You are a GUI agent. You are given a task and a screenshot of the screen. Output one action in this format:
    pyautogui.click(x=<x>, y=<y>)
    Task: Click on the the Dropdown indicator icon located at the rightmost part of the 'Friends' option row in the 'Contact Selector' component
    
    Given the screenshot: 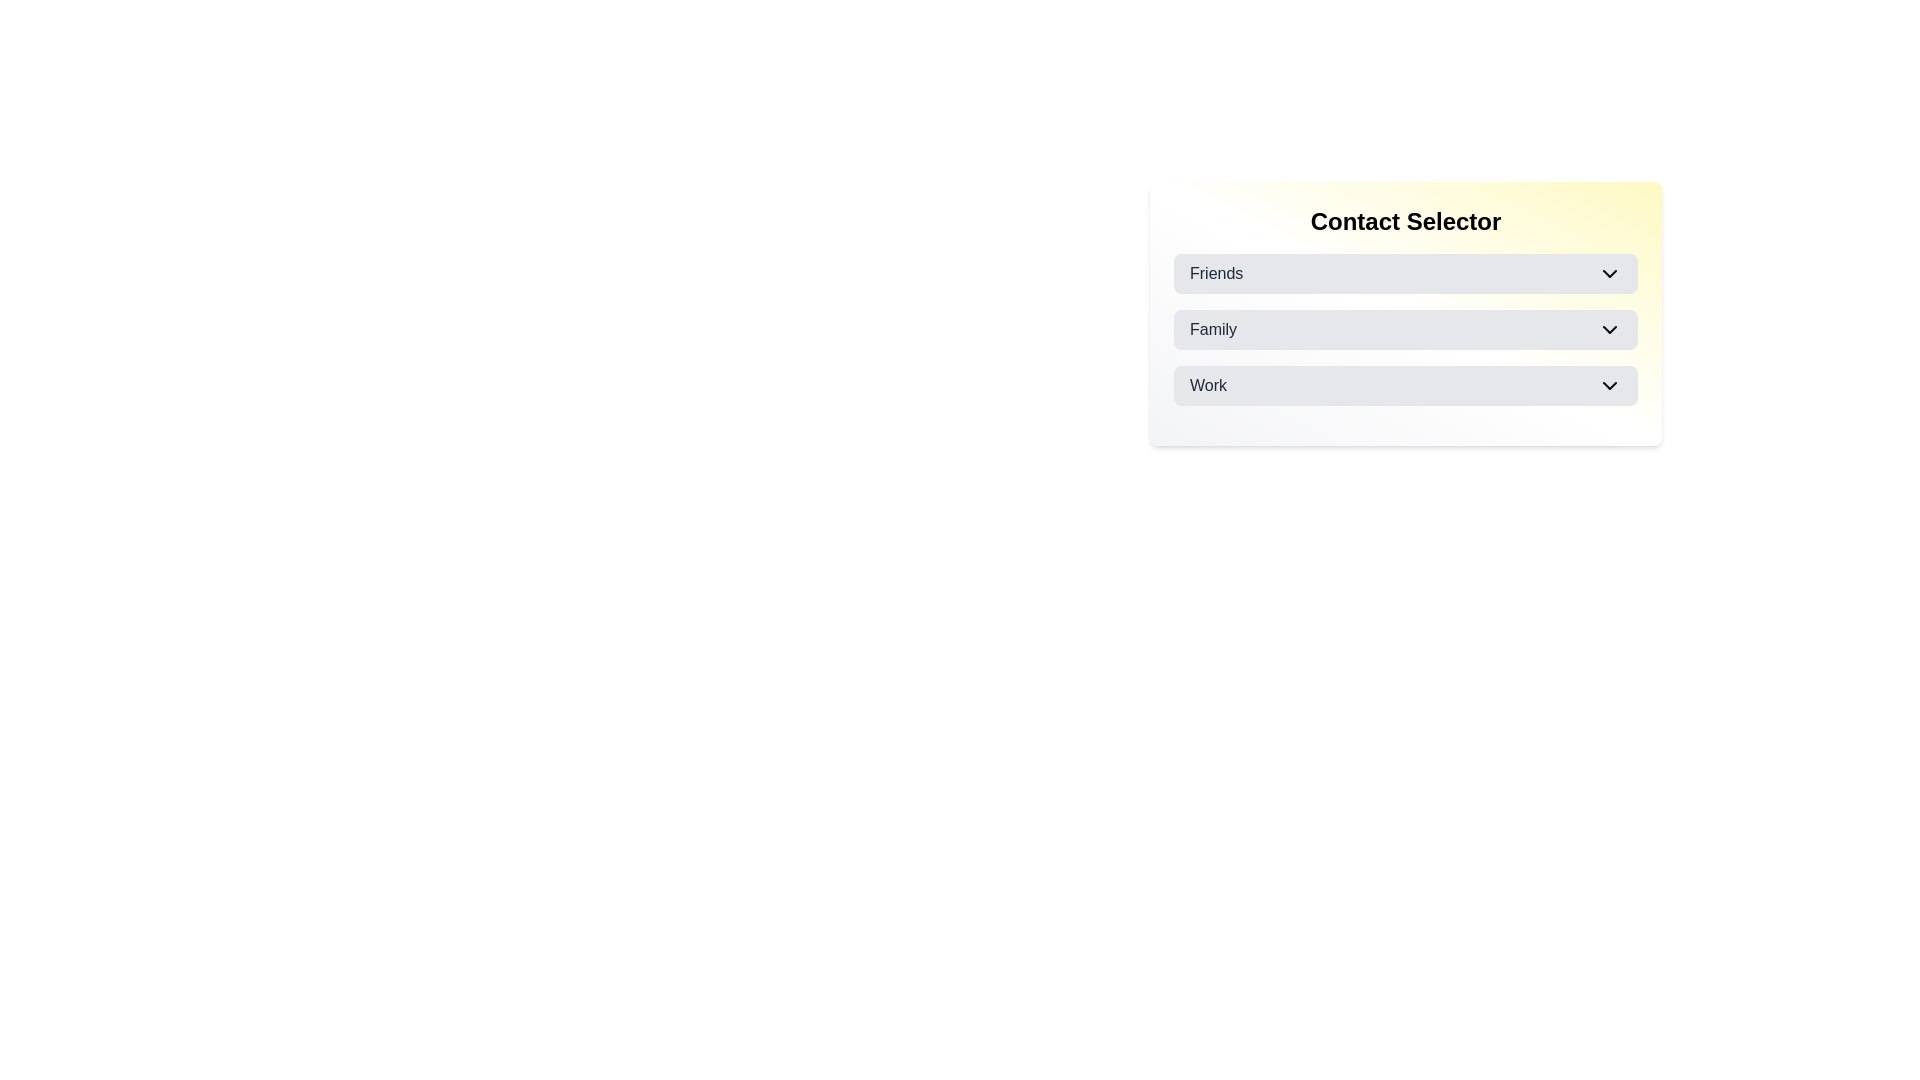 What is the action you would take?
    pyautogui.click(x=1609, y=273)
    